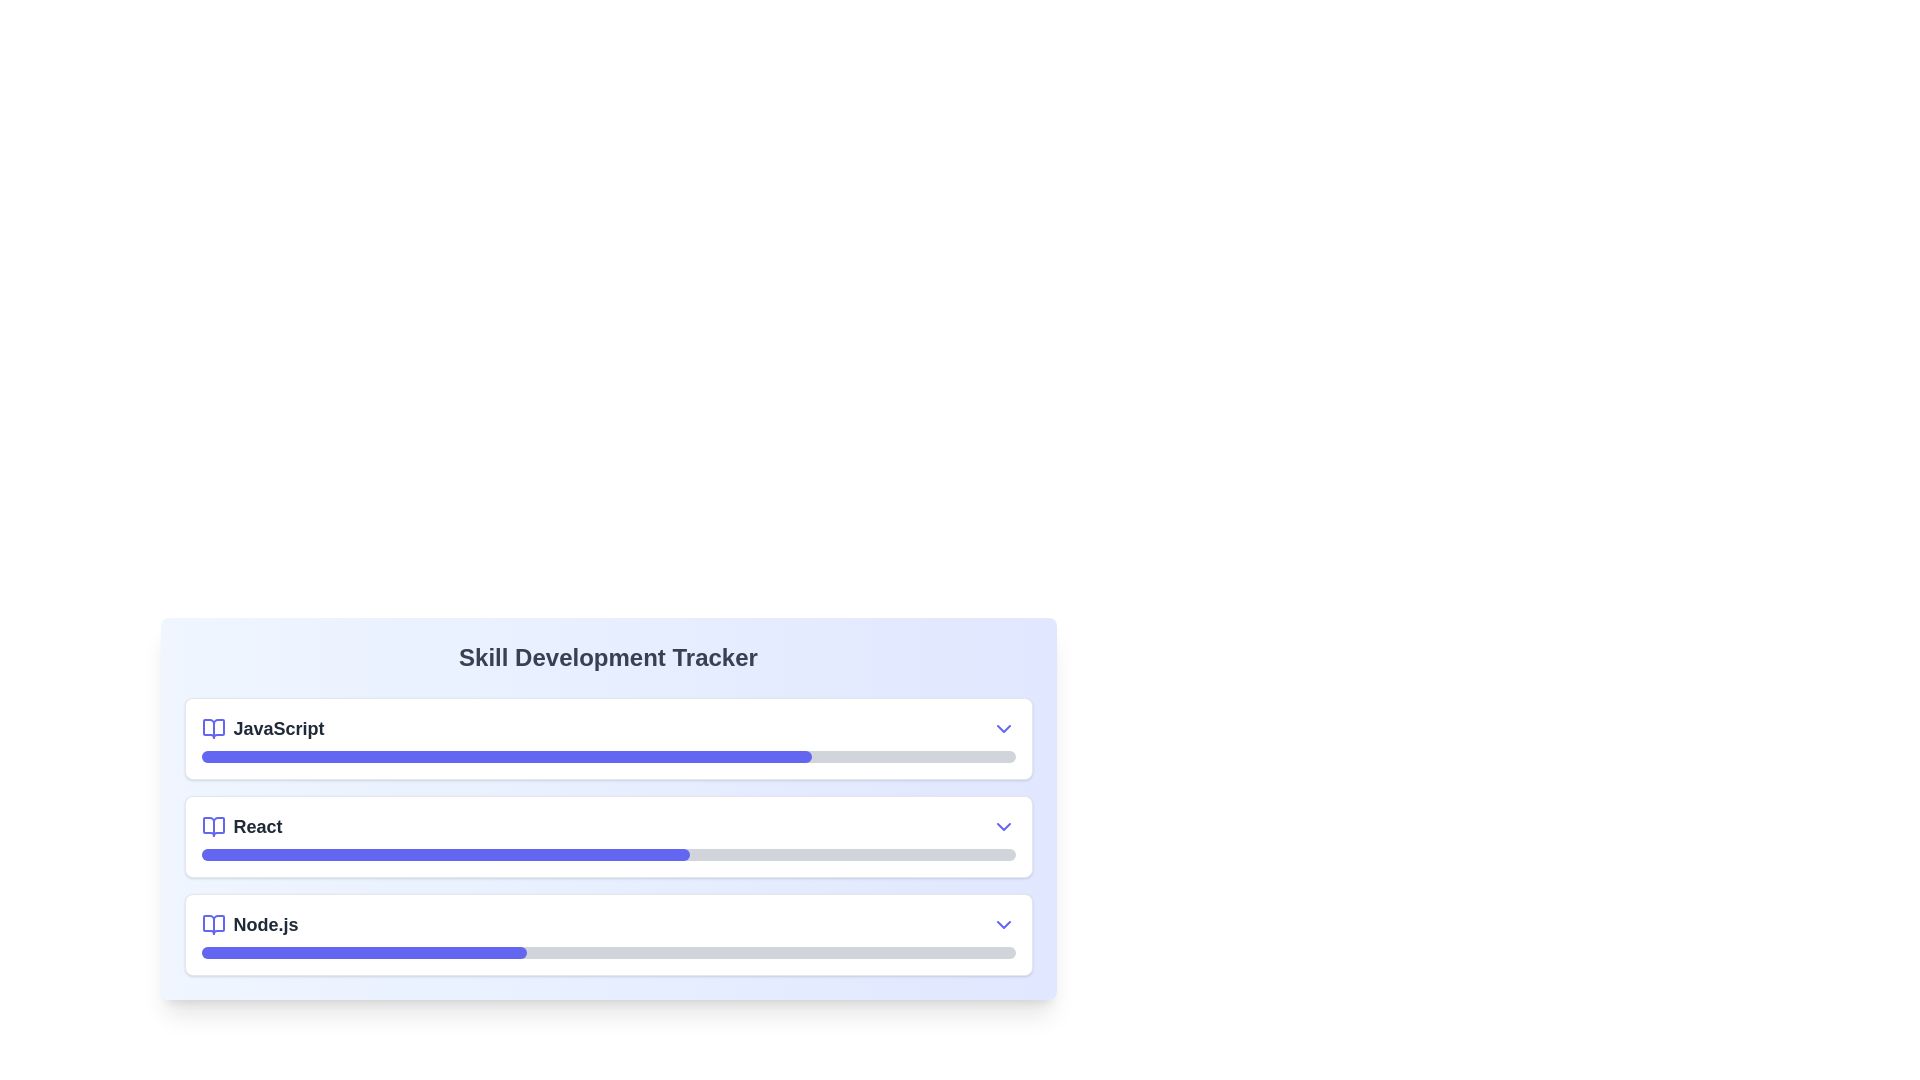 The image size is (1920, 1080). I want to click on text of the 'React' skill label, which is the second item in the Skill Development Tracker interface, positioned slightly left of center and right-aligned to a book icon, so click(257, 826).